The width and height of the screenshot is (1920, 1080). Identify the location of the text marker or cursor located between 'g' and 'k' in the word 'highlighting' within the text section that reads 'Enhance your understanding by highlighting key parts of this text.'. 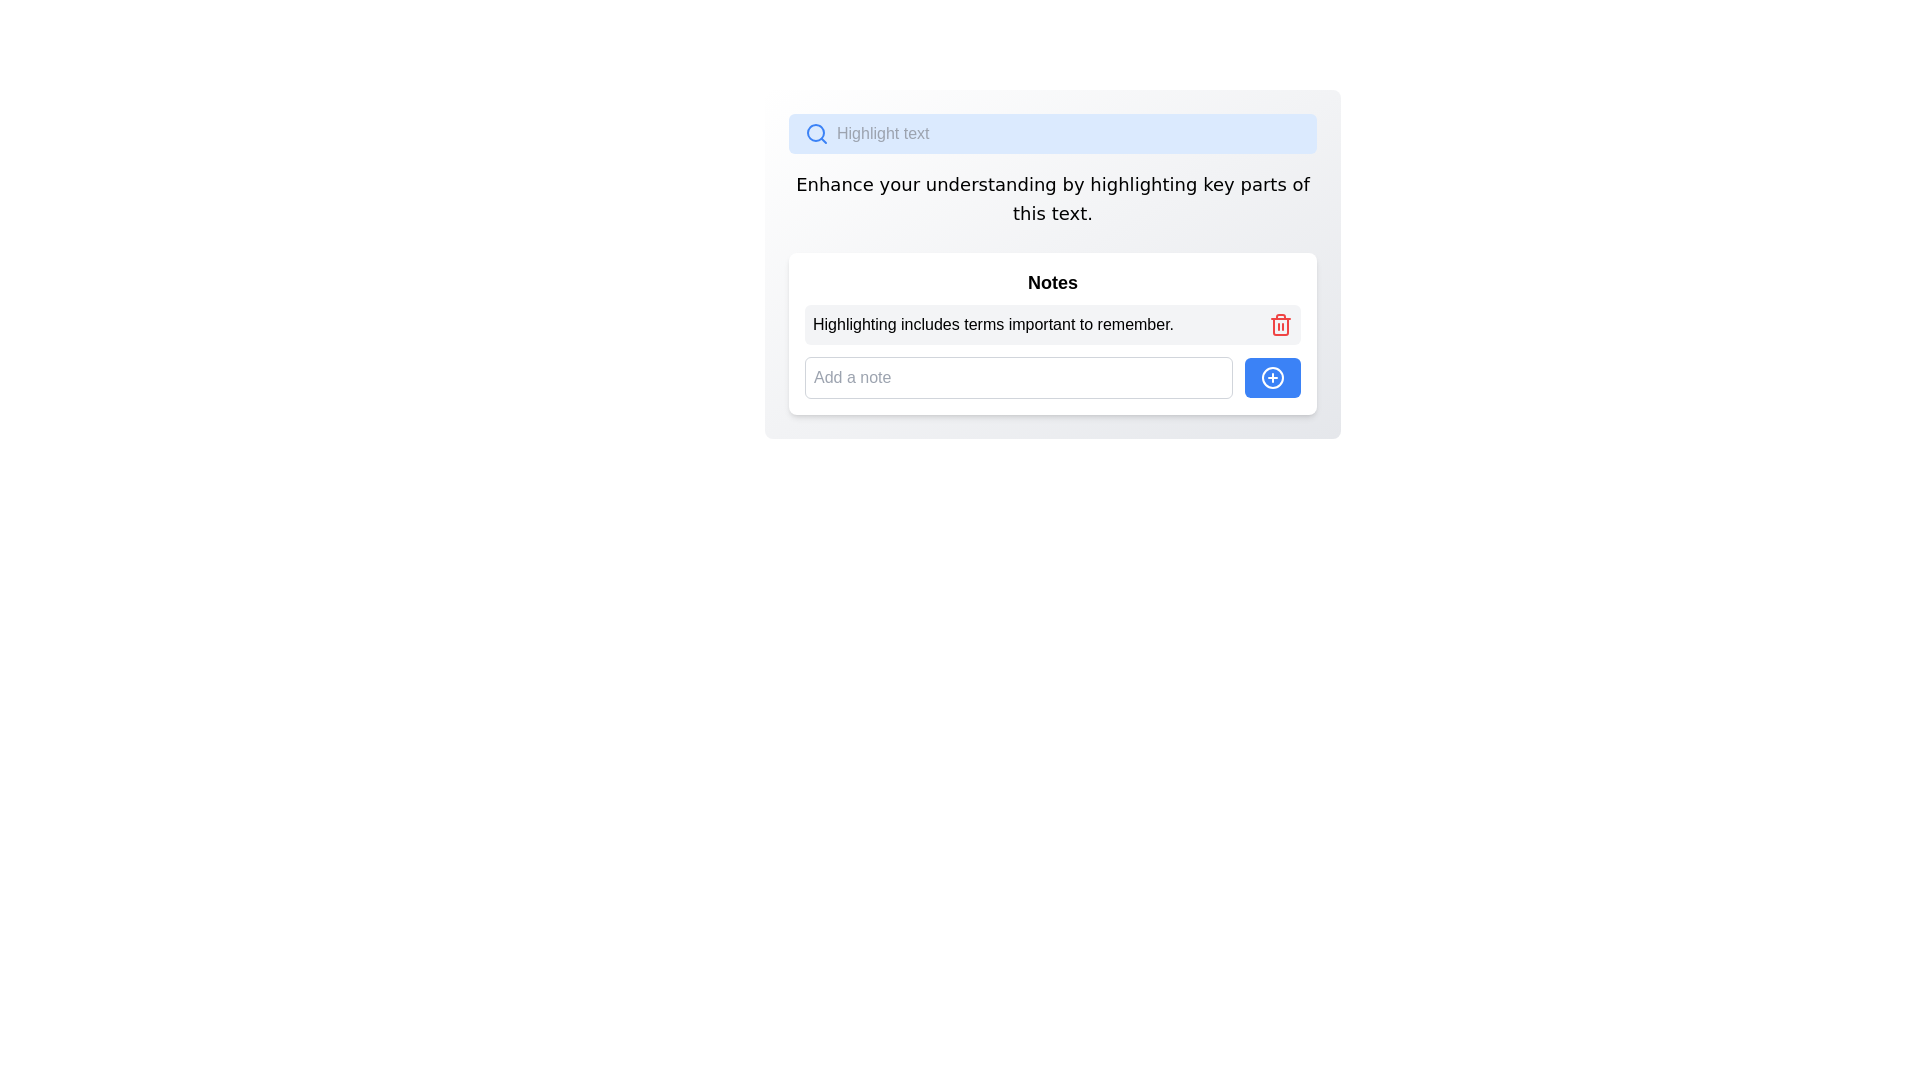
(1200, 184).